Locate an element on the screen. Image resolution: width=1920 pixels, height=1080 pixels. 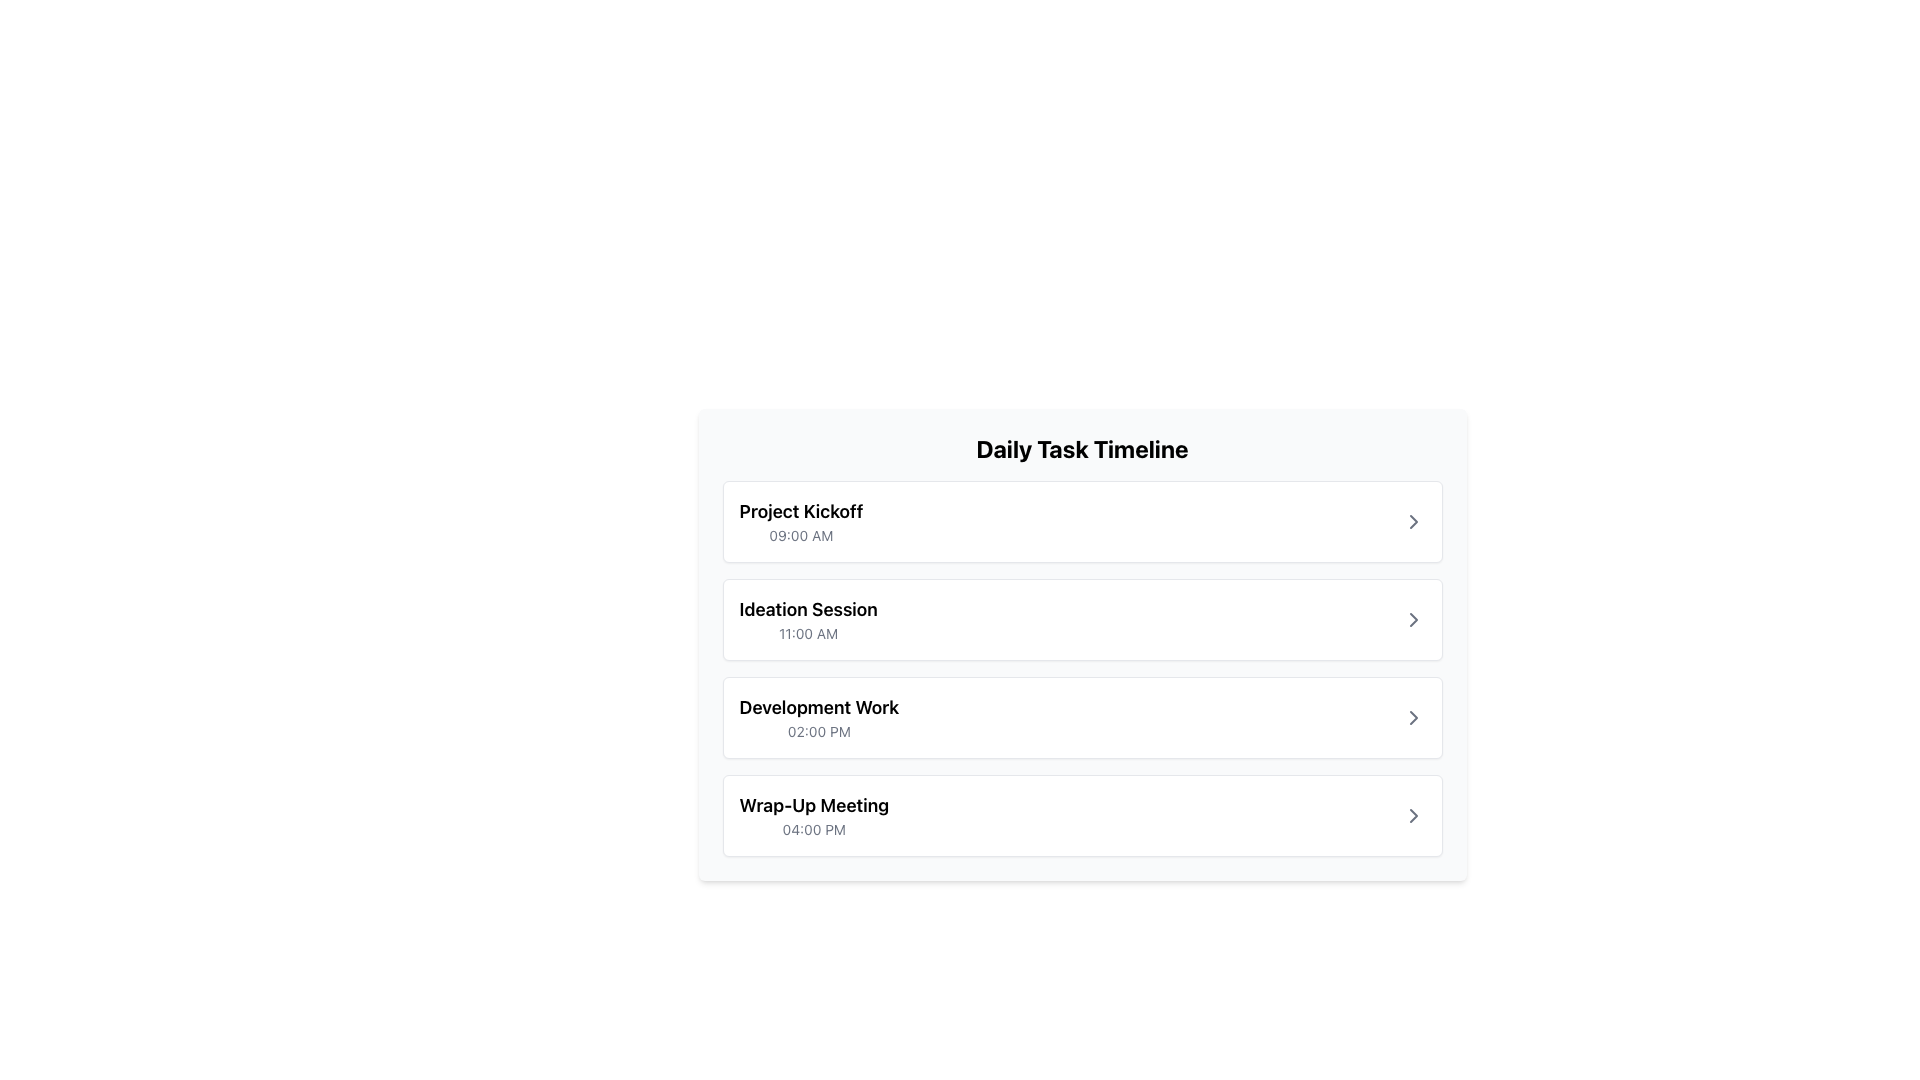
the 'Development Work' task item is located at coordinates (1081, 668).